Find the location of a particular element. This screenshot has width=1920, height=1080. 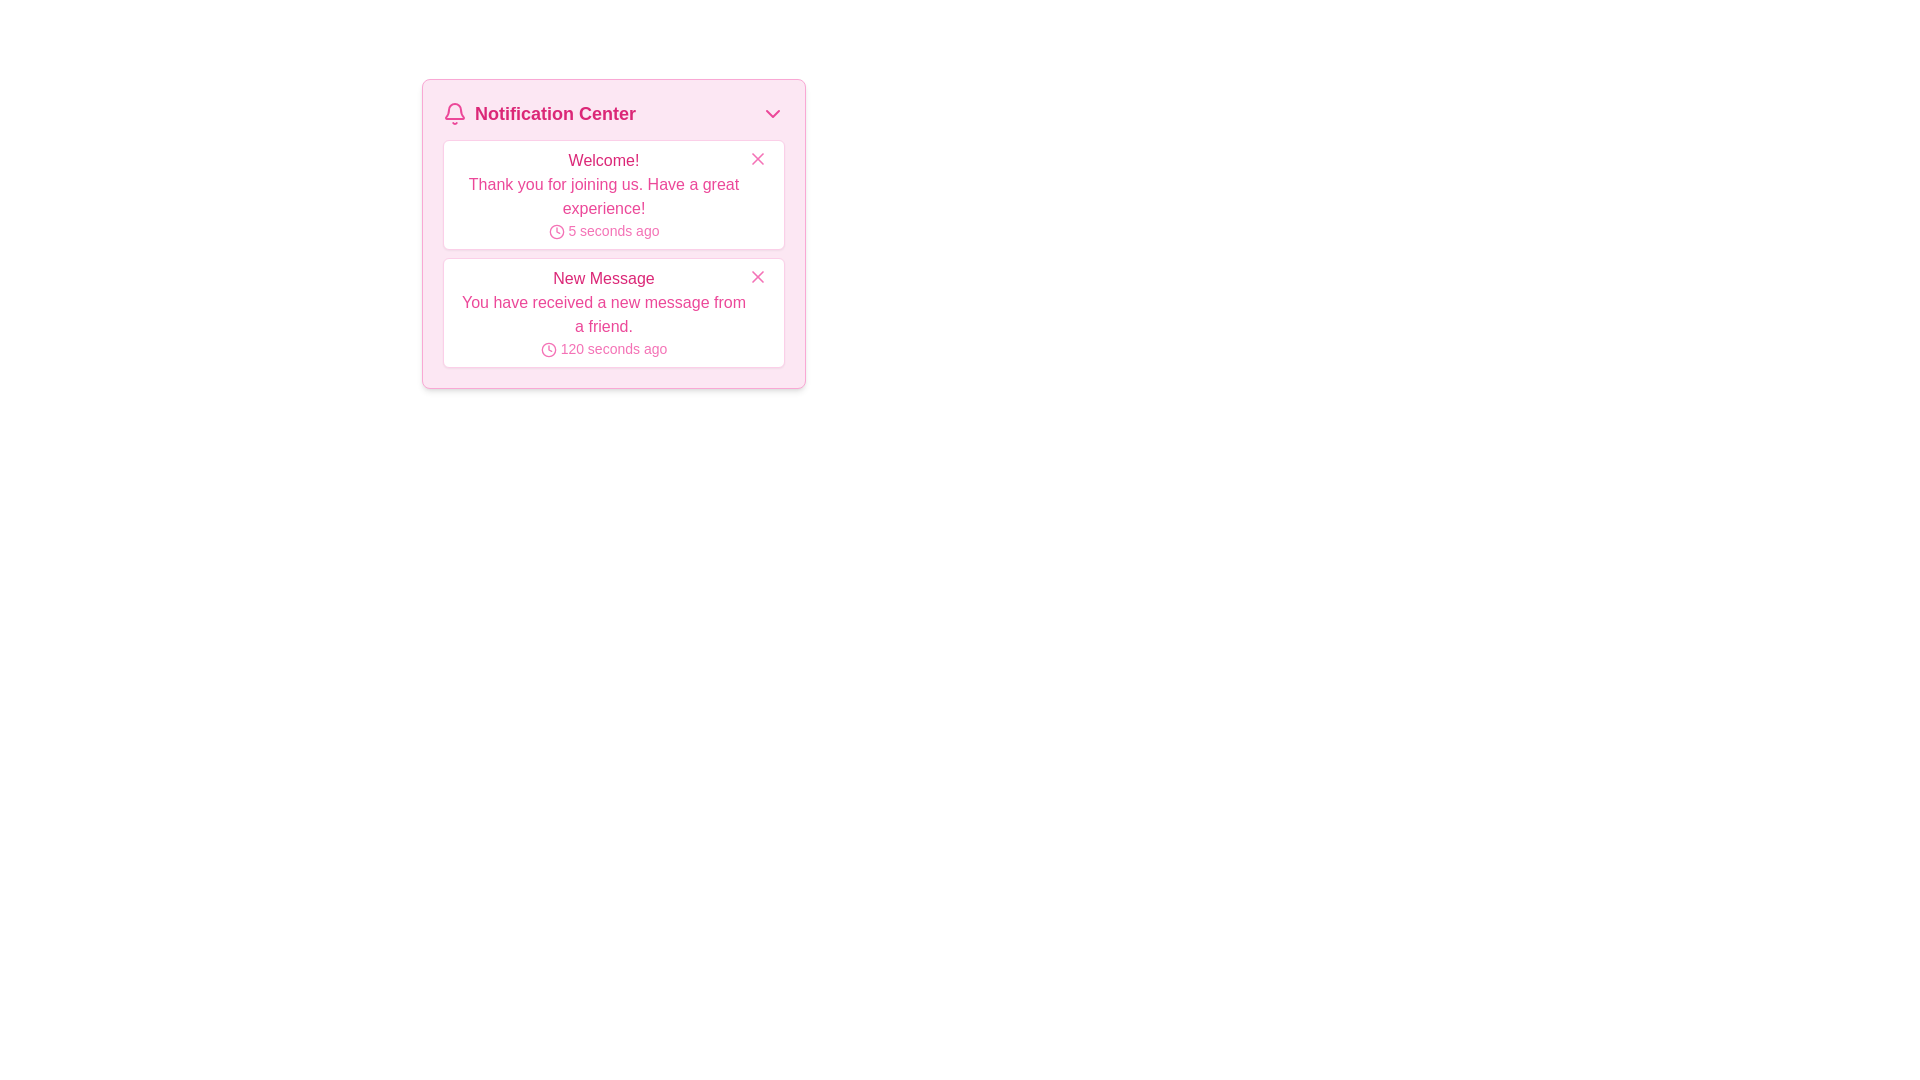

the close button located at the top-right corner of the 'New Message' notification box is located at coordinates (757, 277).